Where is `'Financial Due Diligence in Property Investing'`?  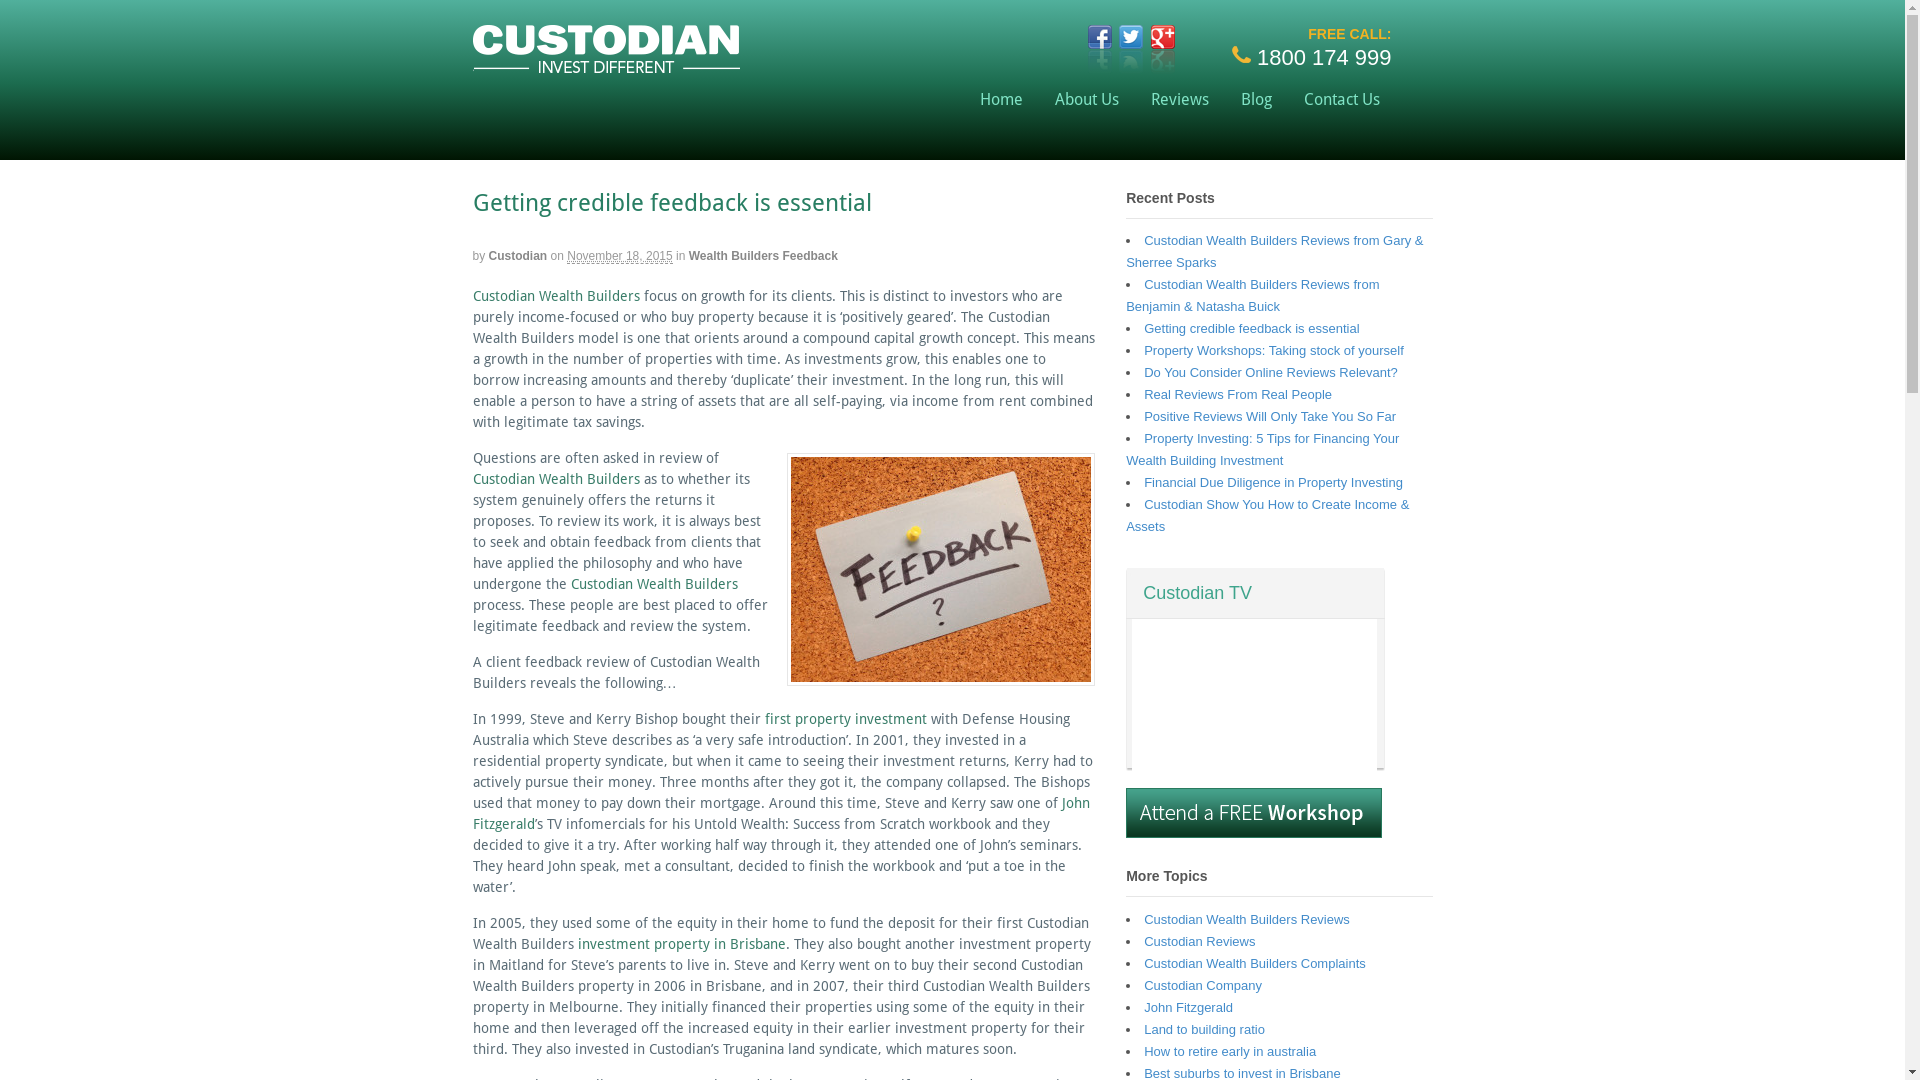 'Financial Due Diligence in Property Investing' is located at coordinates (1272, 482).